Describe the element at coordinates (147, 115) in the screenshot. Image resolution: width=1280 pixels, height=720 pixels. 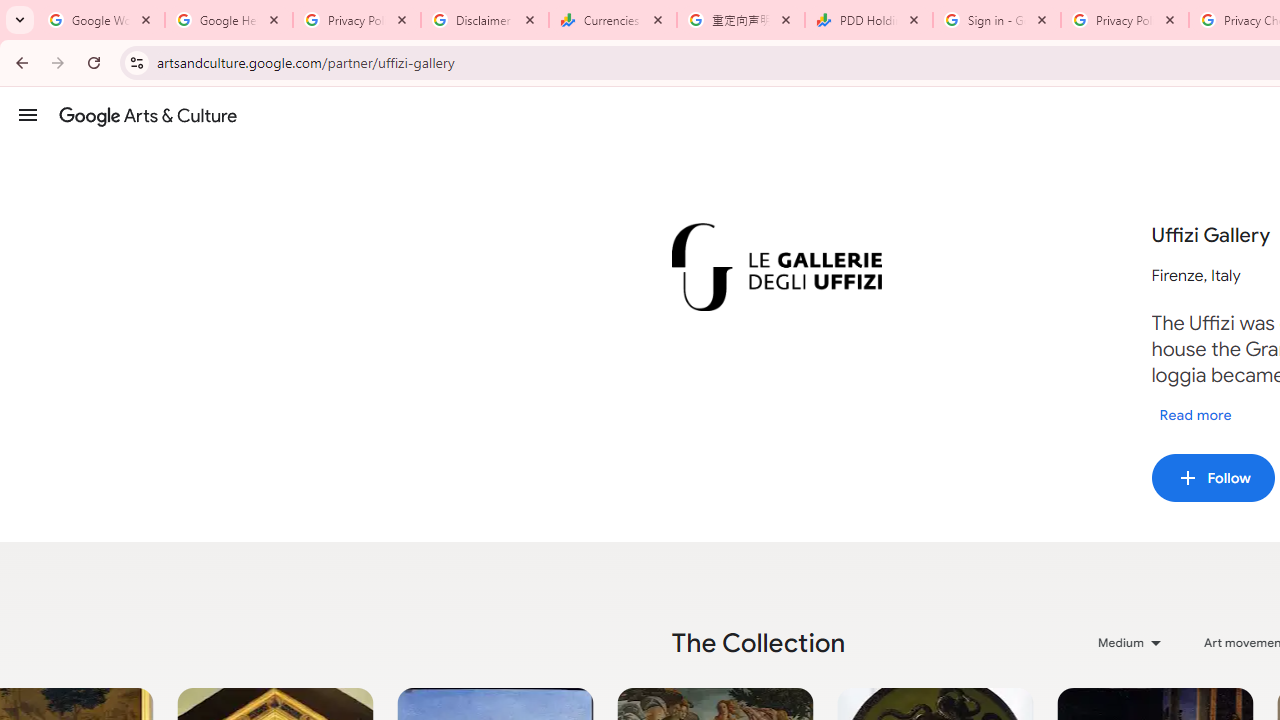
I see `'Google Arts & Culture'` at that location.